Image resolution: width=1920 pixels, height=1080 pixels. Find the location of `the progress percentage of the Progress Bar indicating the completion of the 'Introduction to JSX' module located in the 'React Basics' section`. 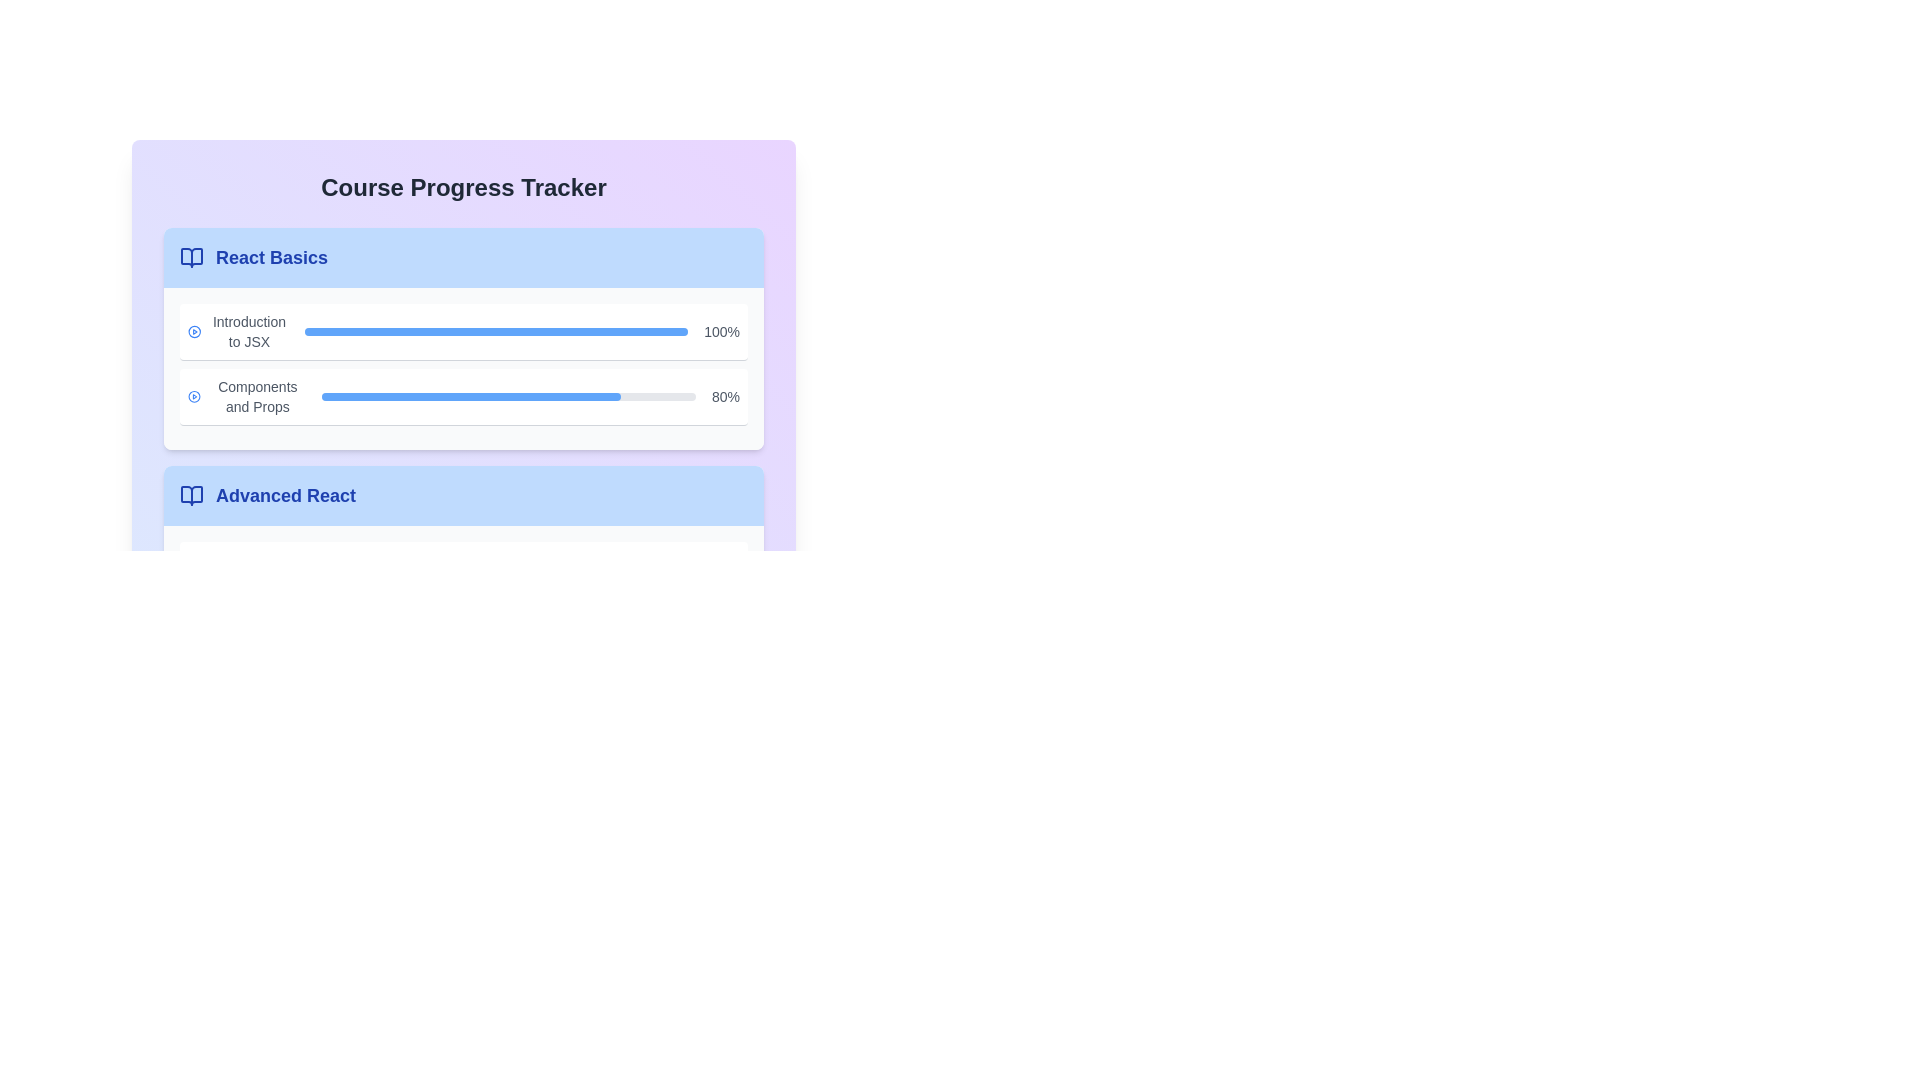

the progress percentage of the Progress Bar indicating the completion of the 'Introduction to JSX' module located in the 'React Basics' section is located at coordinates (463, 332).